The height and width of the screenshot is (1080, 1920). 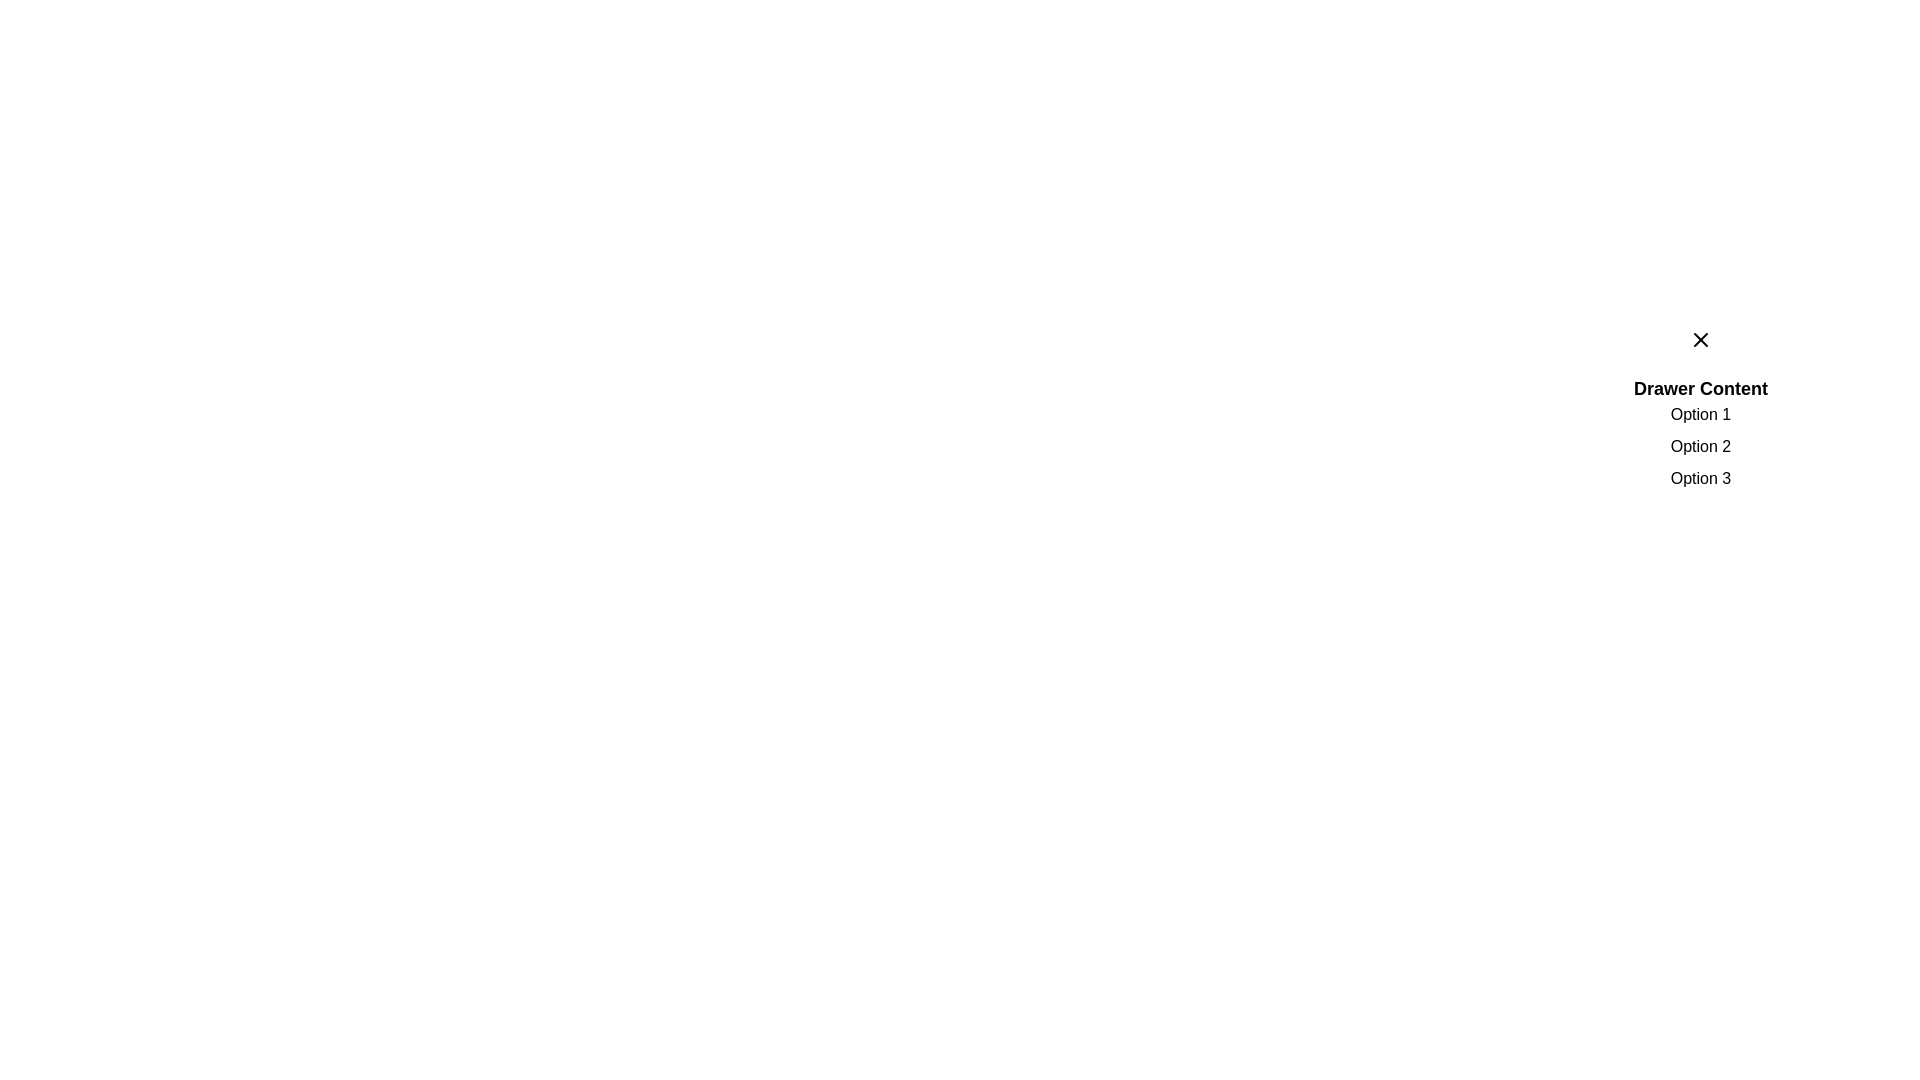 I want to click on the 'Option 2' button, which is the second button in a vertical list of options labeled 'Drawer Content', so click(x=1699, y=446).